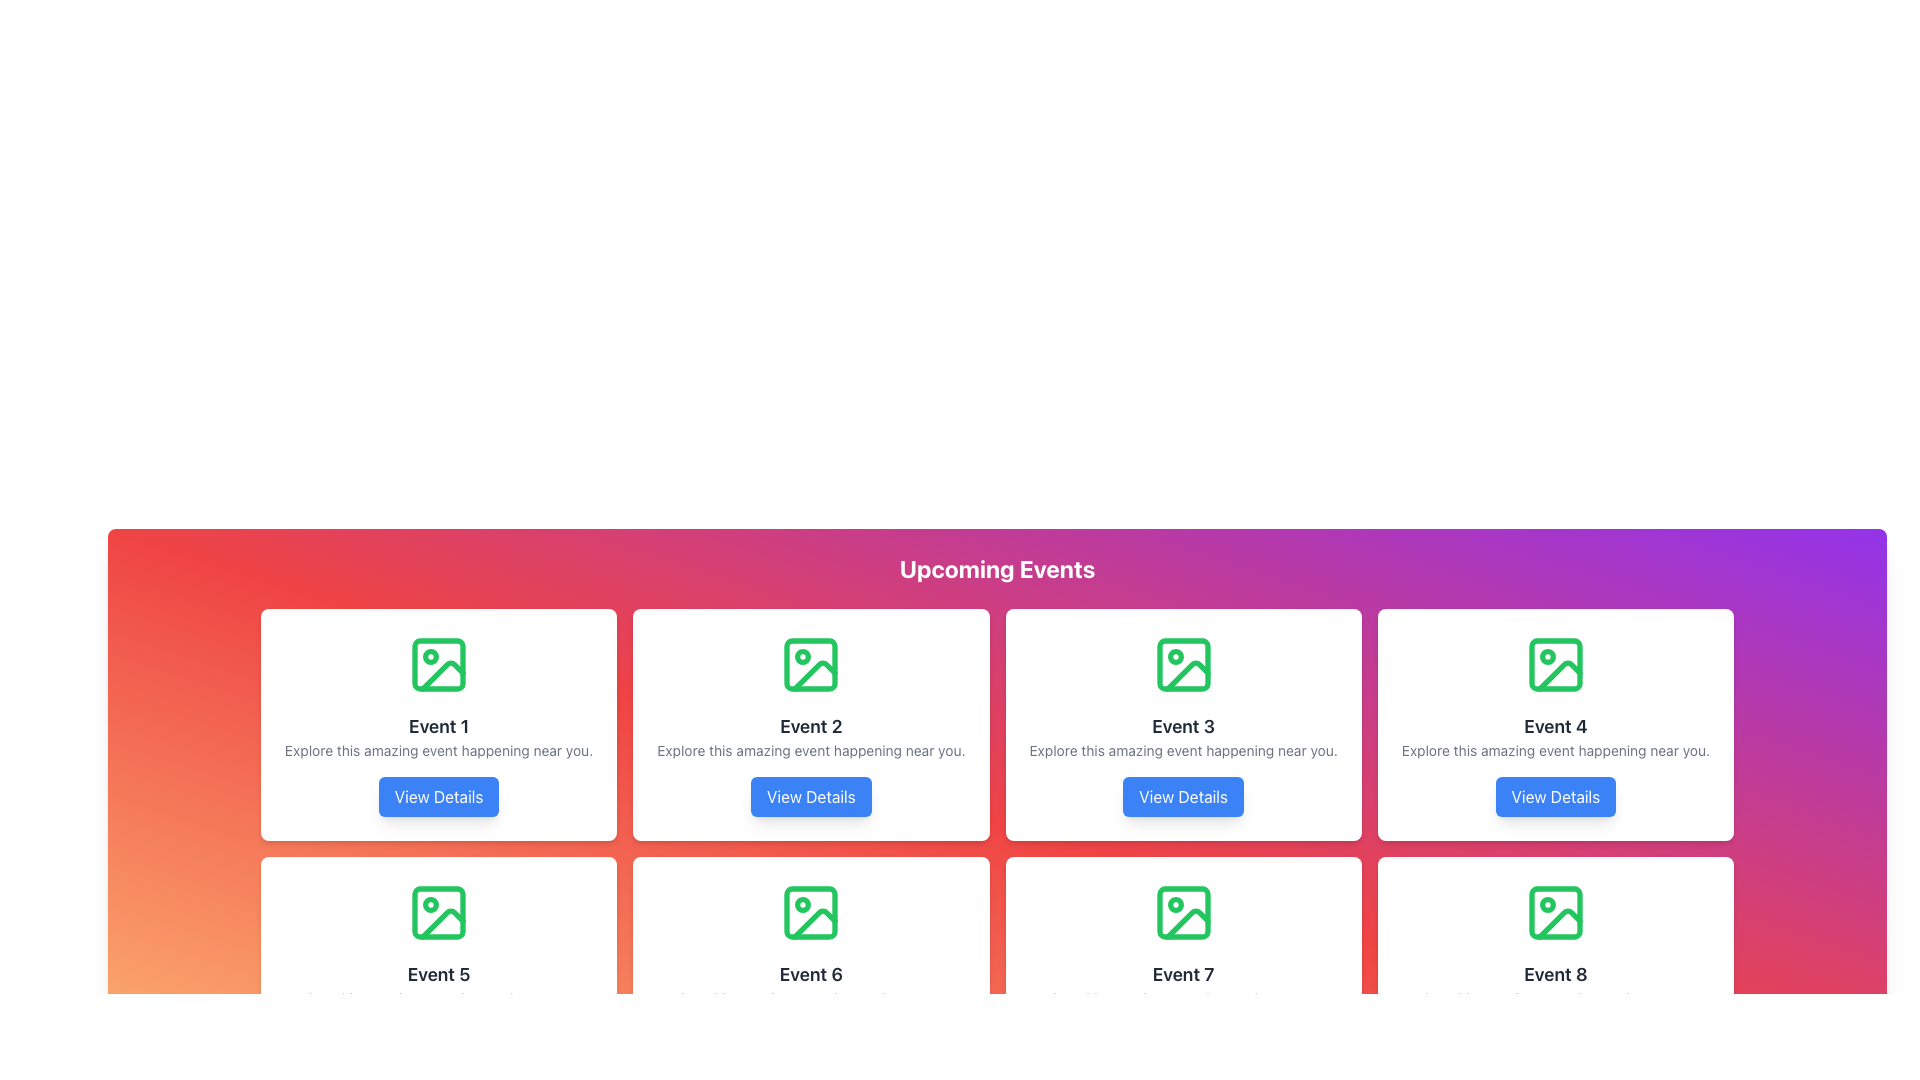 The height and width of the screenshot is (1080, 1920). What do you see at coordinates (438, 664) in the screenshot?
I see `the icon representing an image at the top-left corner of the first event card in the grid` at bounding box center [438, 664].